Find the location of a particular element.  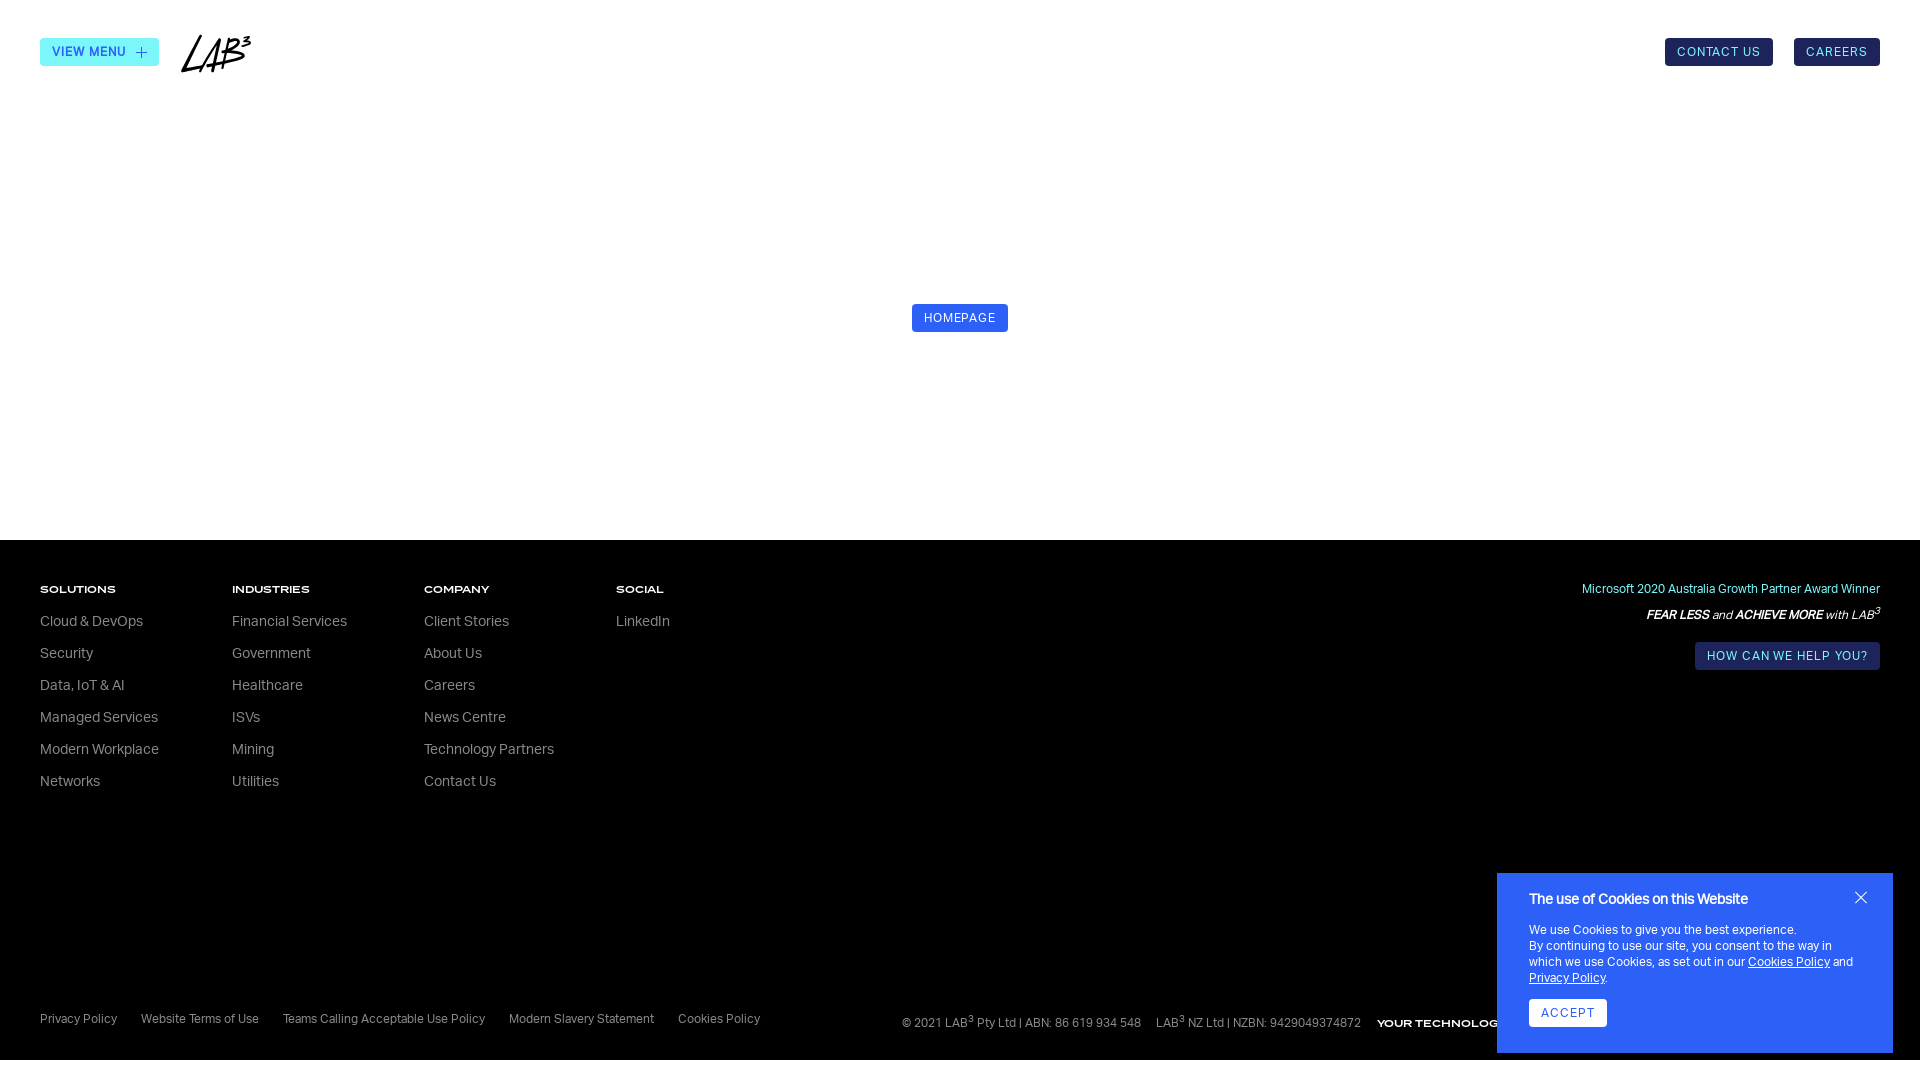

'Privacy Policy' is located at coordinates (78, 1018).